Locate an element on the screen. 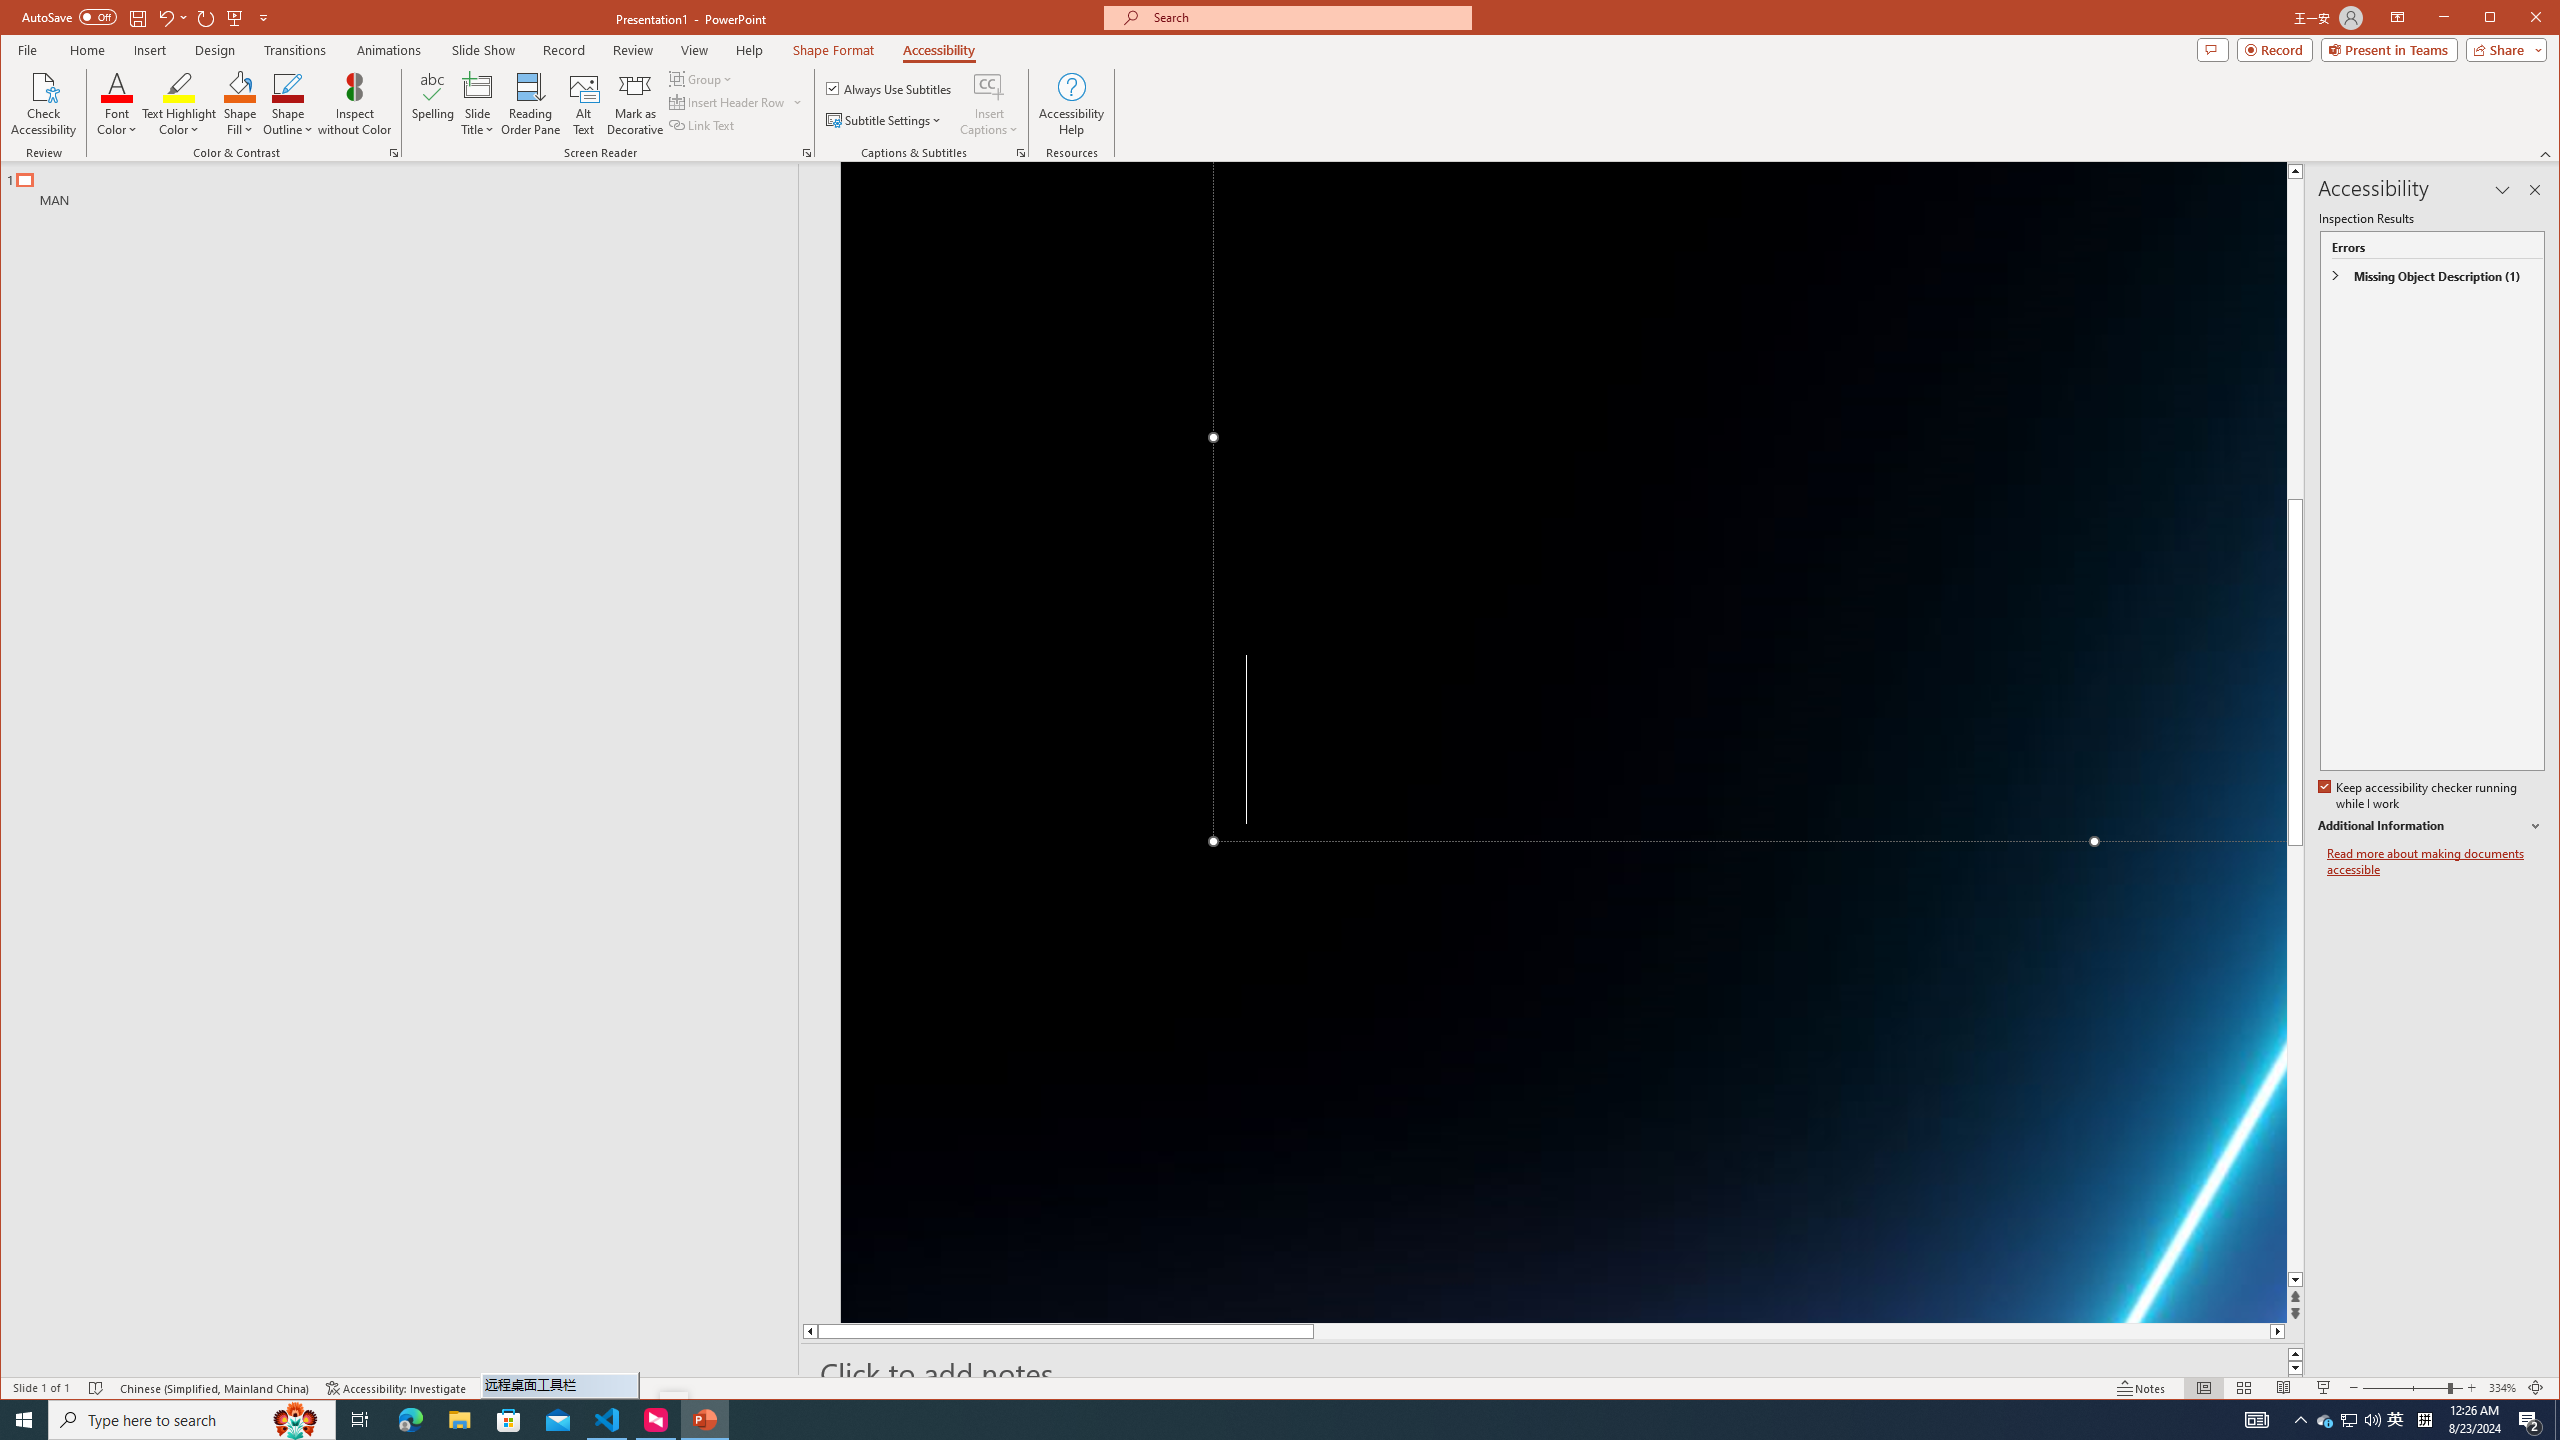 The height and width of the screenshot is (1440, 2560). 'Maximize' is located at coordinates (2519, 19).